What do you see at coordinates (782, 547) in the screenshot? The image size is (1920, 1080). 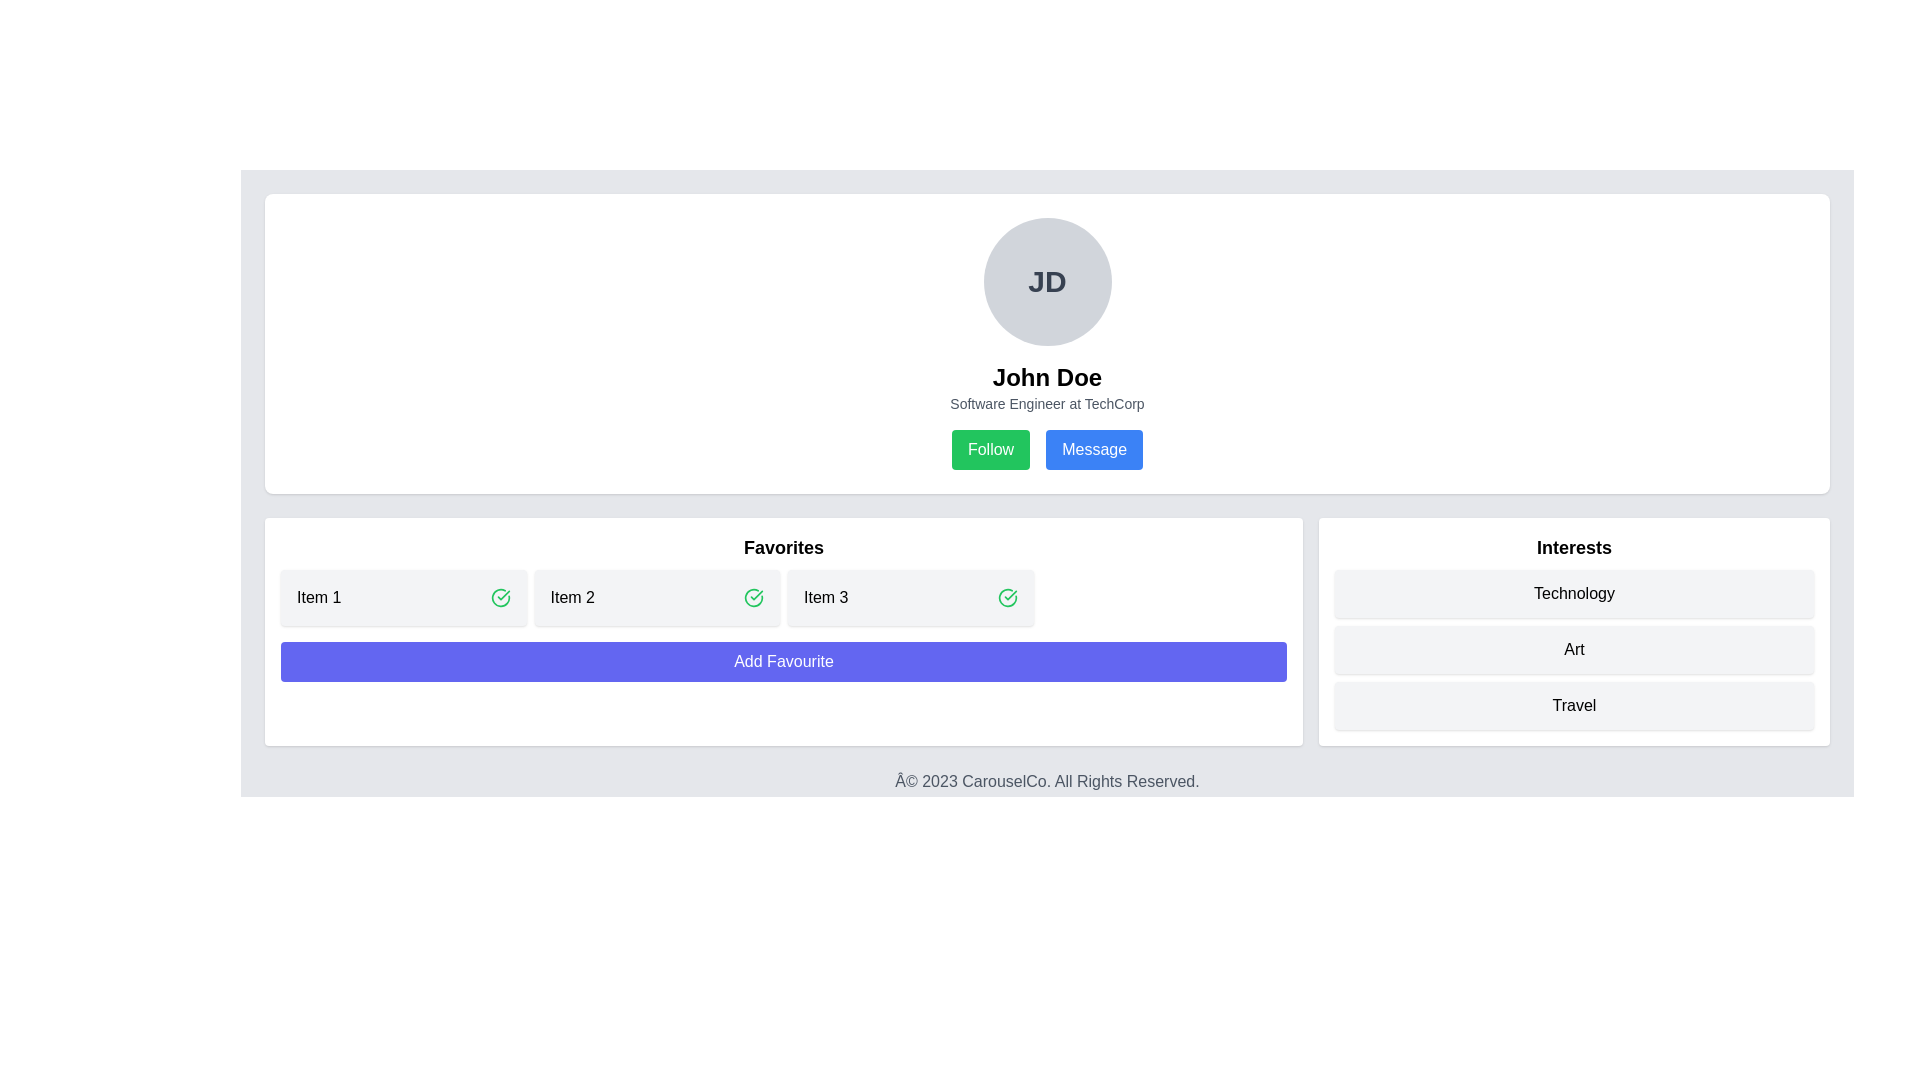 I see `the bold text label displaying 'Favorites' located at the top of the card section` at bounding box center [782, 547].